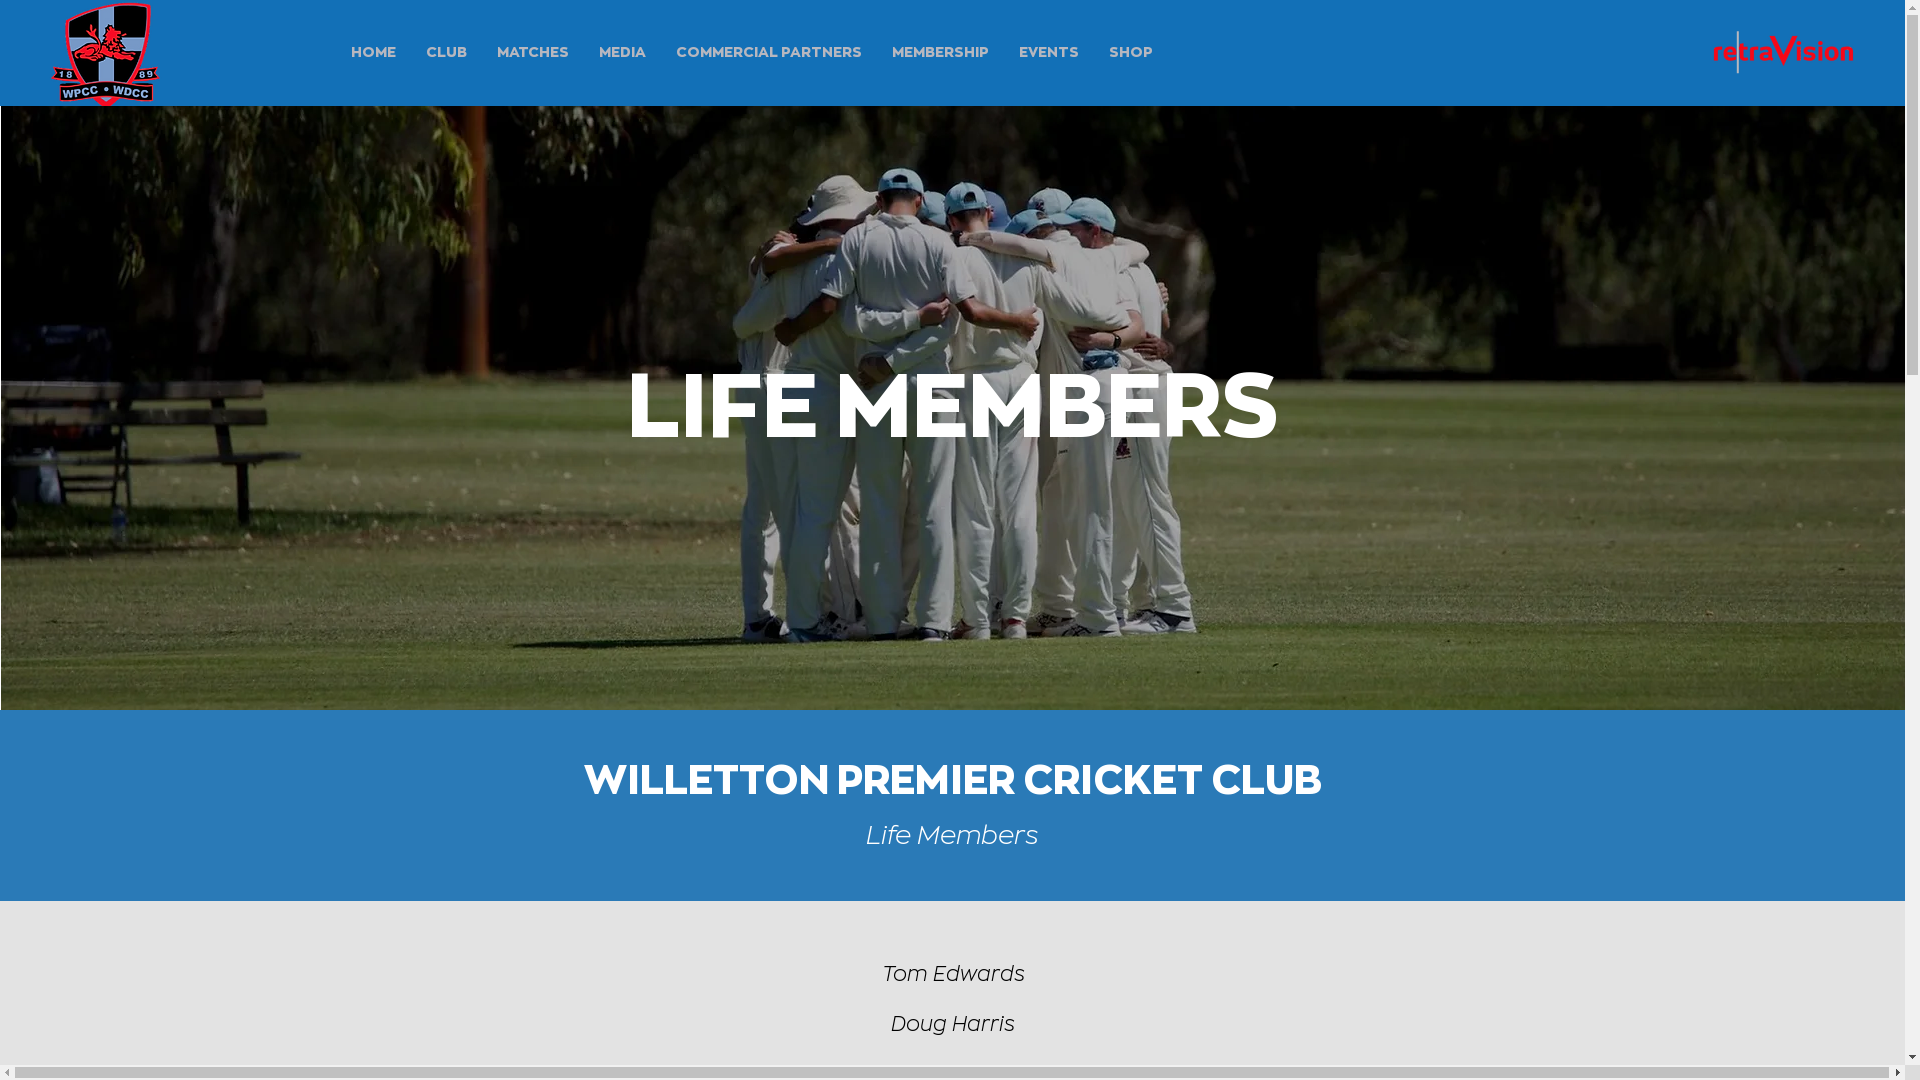  I want to click on 'EVENTS', so click(1048, 50).